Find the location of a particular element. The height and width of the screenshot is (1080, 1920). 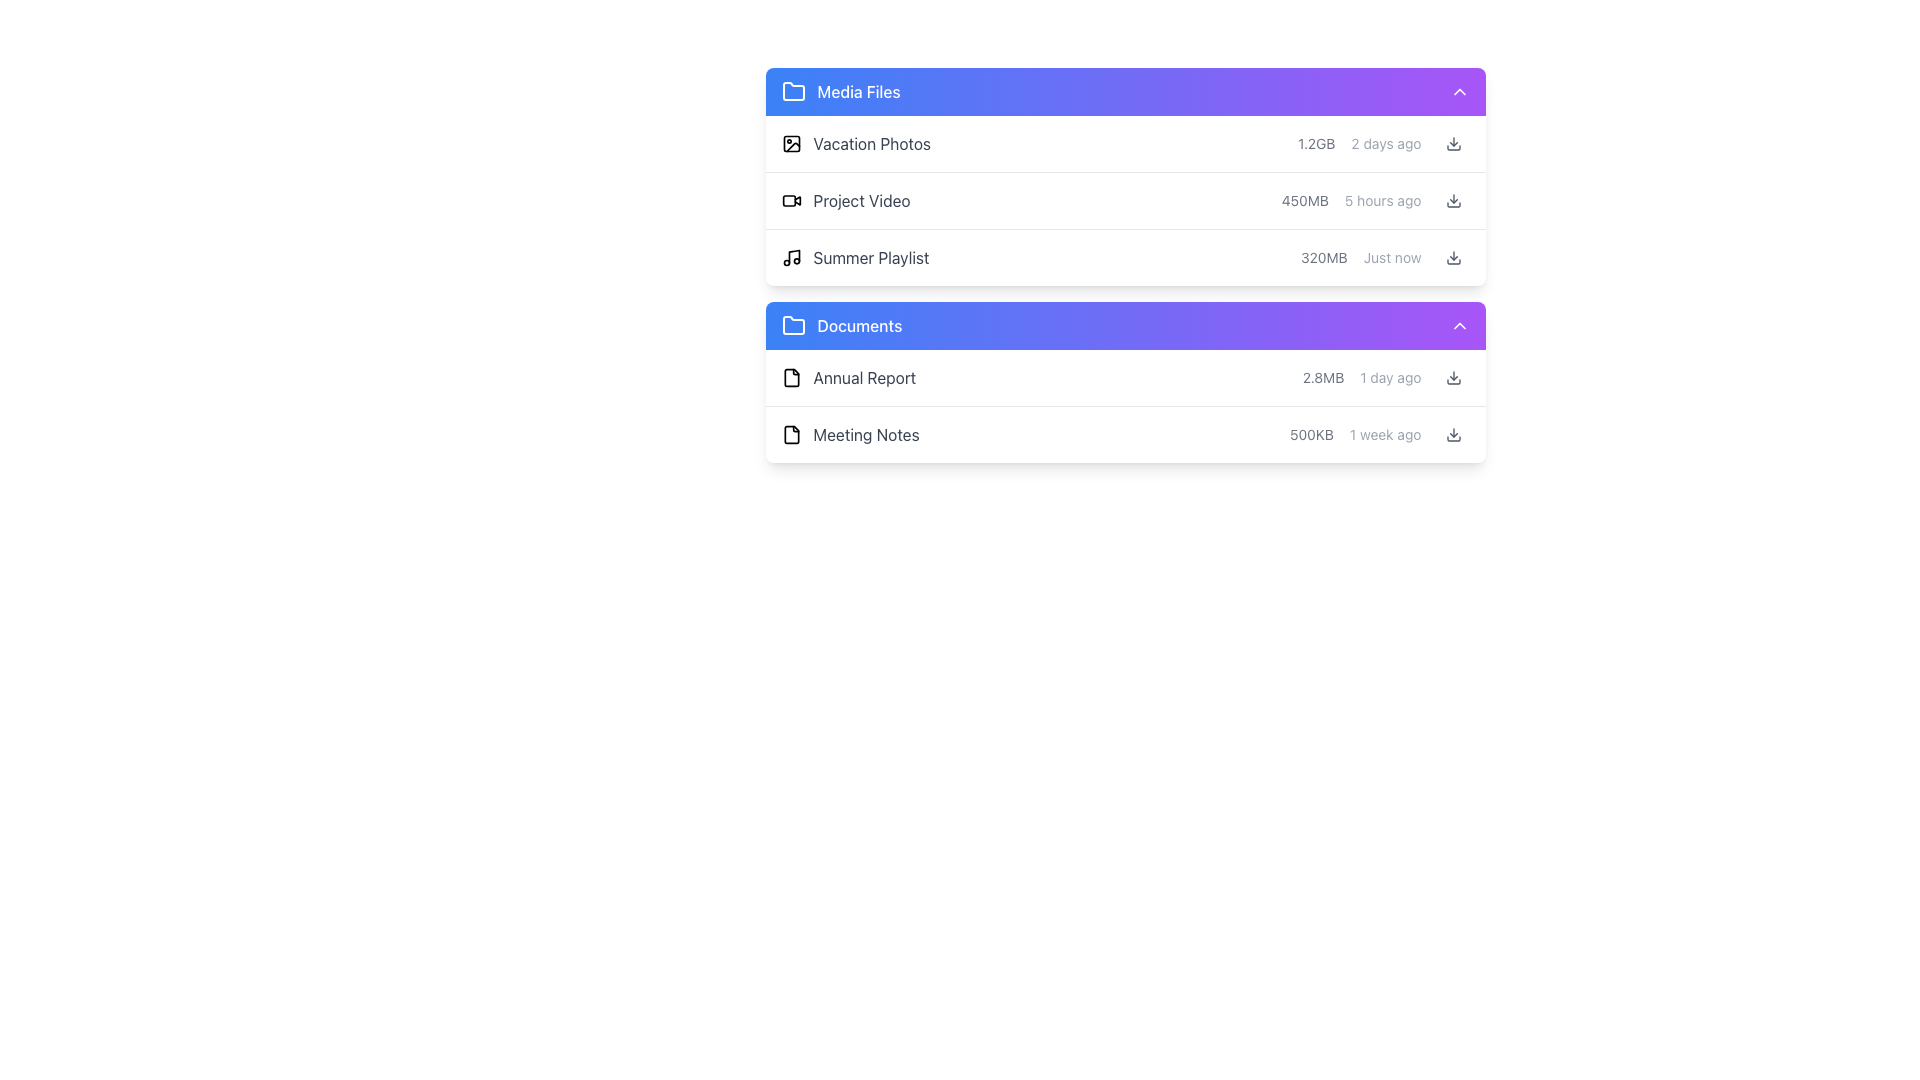

the download SVG icon located on the right side of the 'Annual Report' row in the 'Documents' section to initiate the download is located at coordinates (1453, 378).